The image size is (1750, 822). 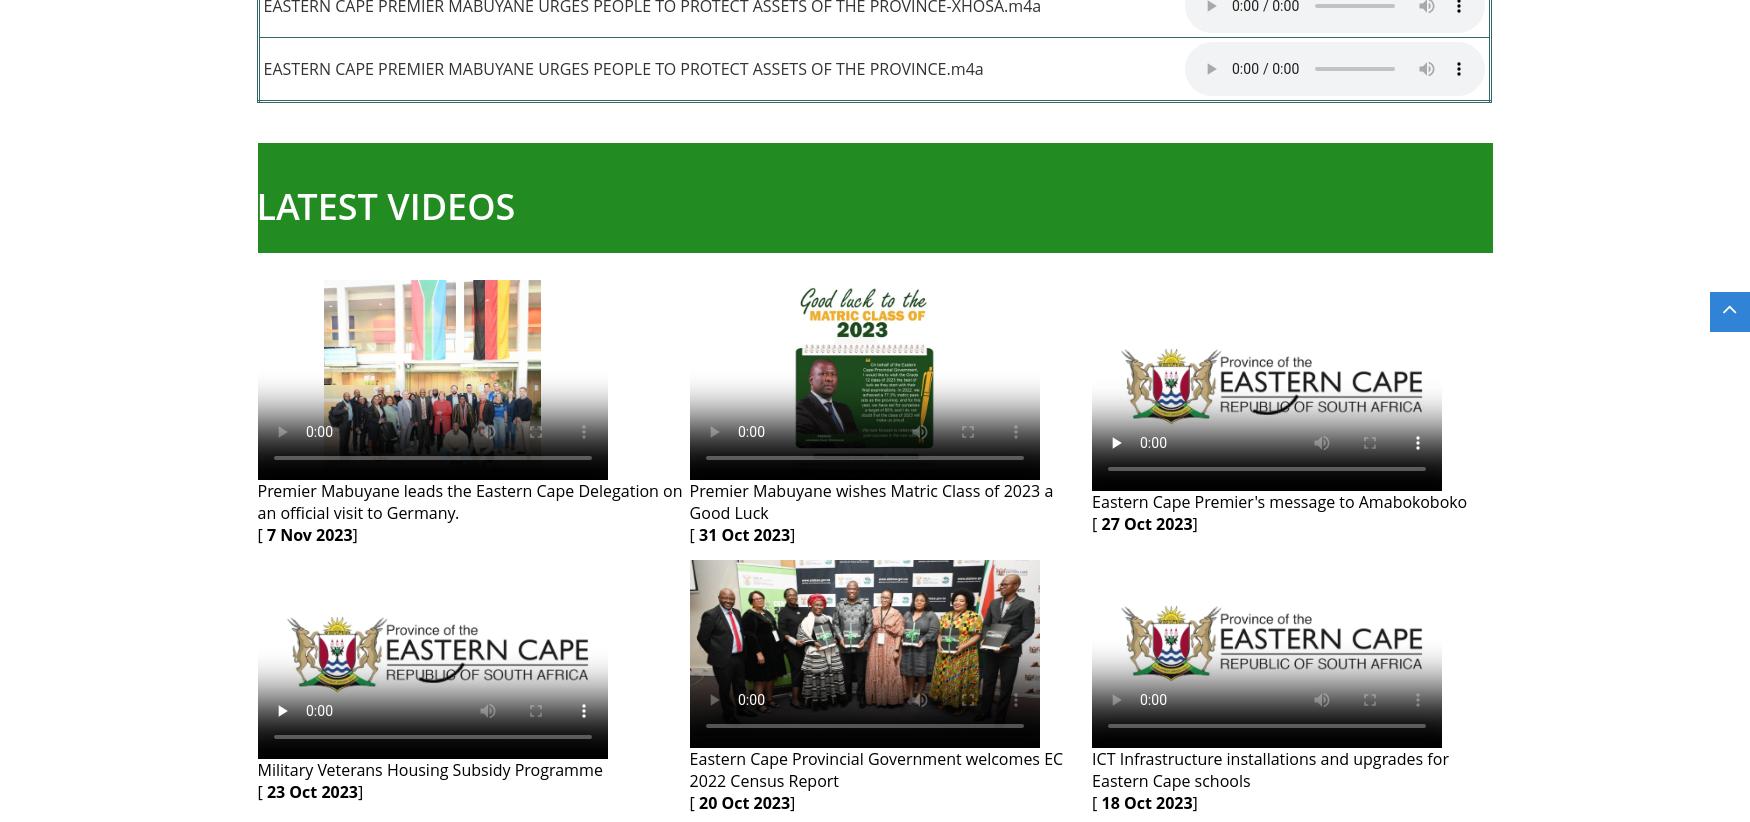 What do you see at coordinates (744, 802) in the screenshot?
I see `'20 Oct 2023'` at bounding box center [744, 802].